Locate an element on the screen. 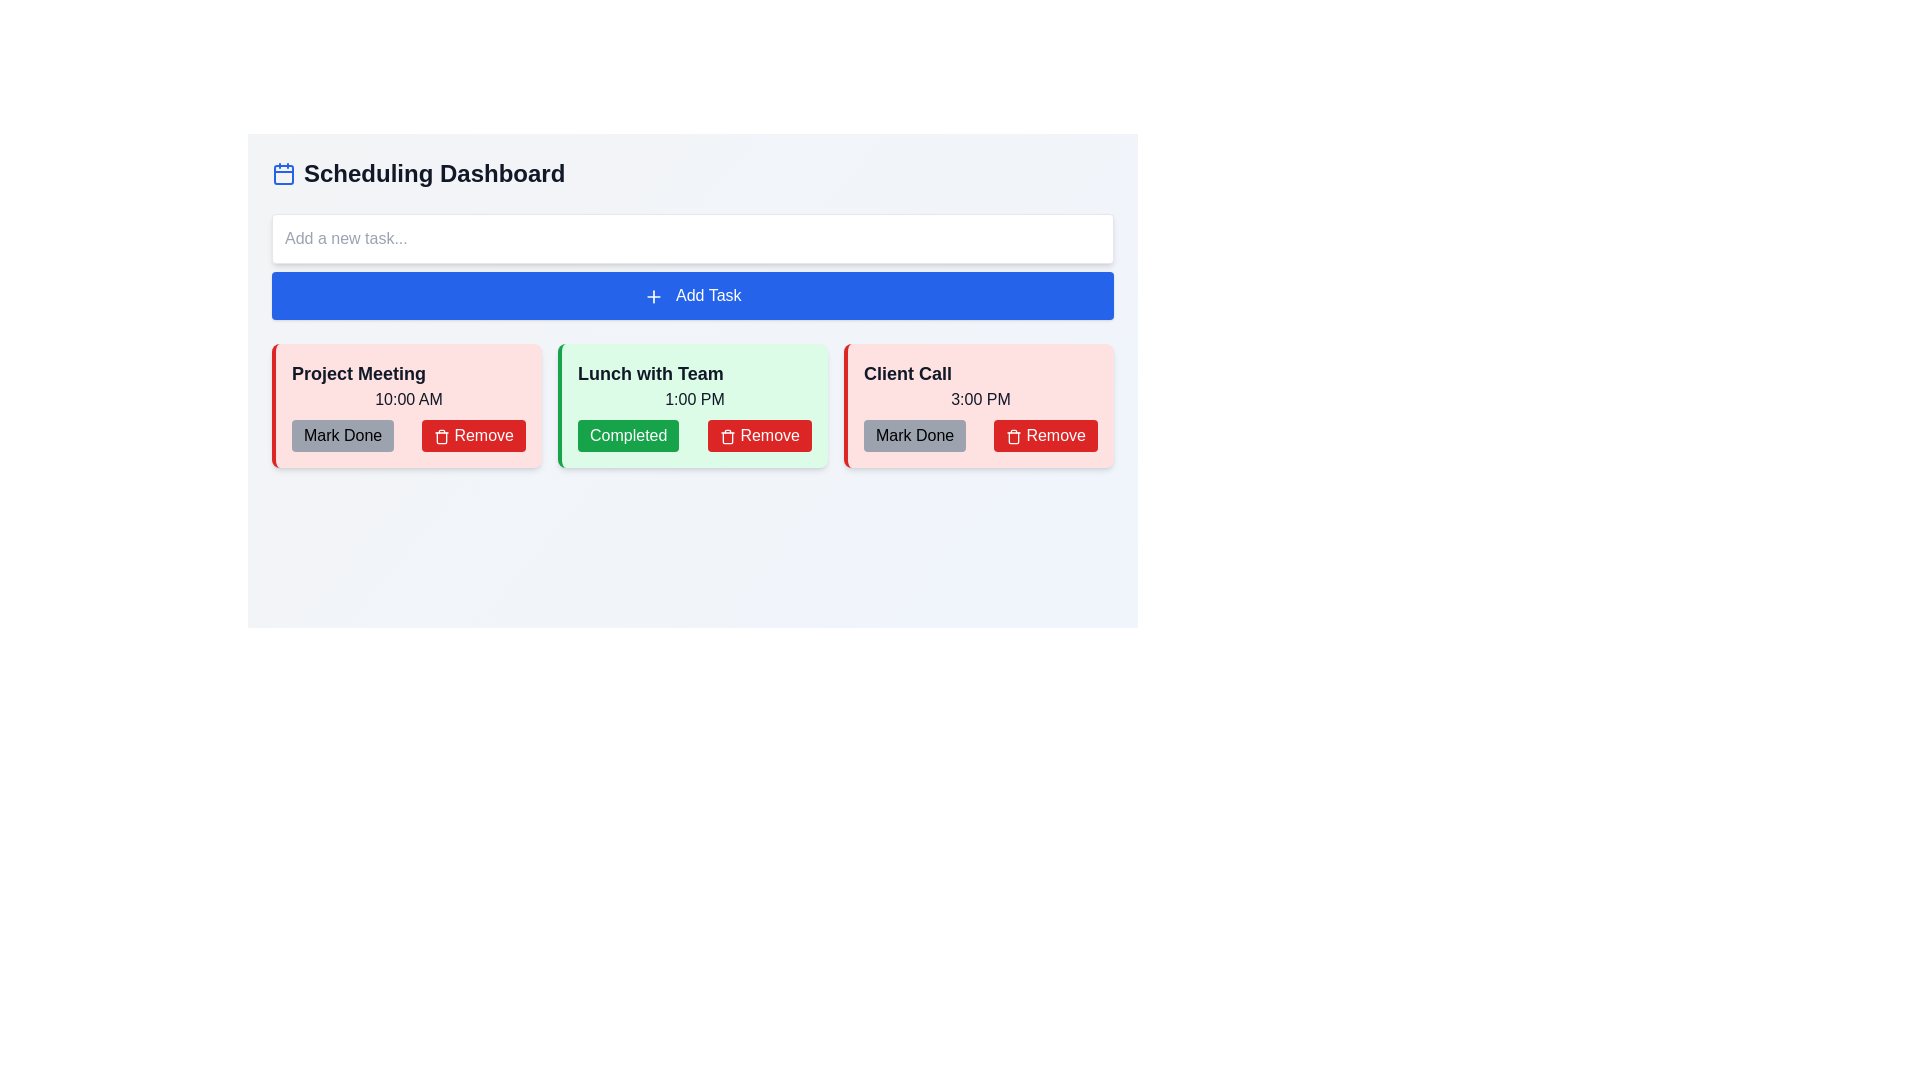 This screenshot has width=1920, height=1080. the text label displaying the scheduled time ('3:00 PM') located centrally in the client call task card, positioned below the 'Client Call' title and above the action buttons is located at coordinates (980, 400).